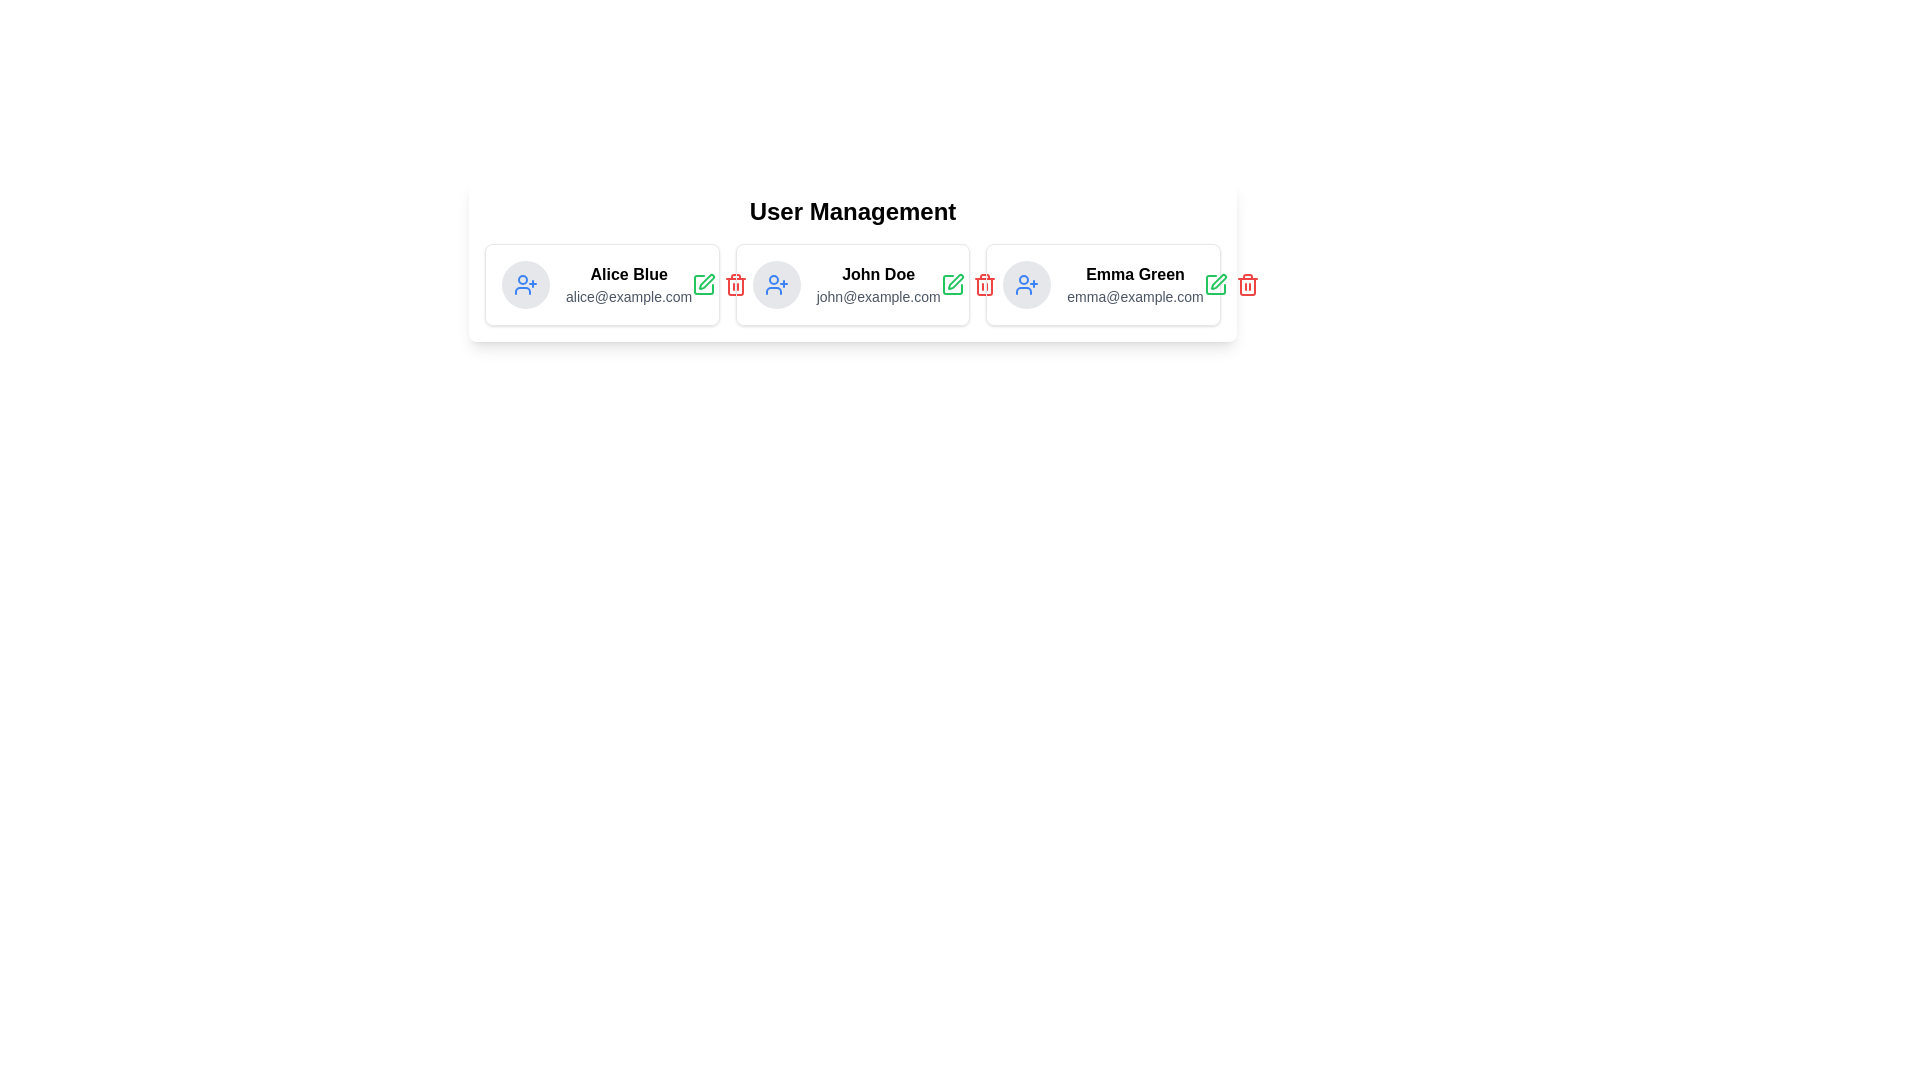 Image resolution: width=1920 pixels, height=1080 pixels. I want to click on the Informational Display that shows the user's name and email address, located in the first section of the user list, aligned with 'John Doe' and 'Emma Green', so click(601, 285).